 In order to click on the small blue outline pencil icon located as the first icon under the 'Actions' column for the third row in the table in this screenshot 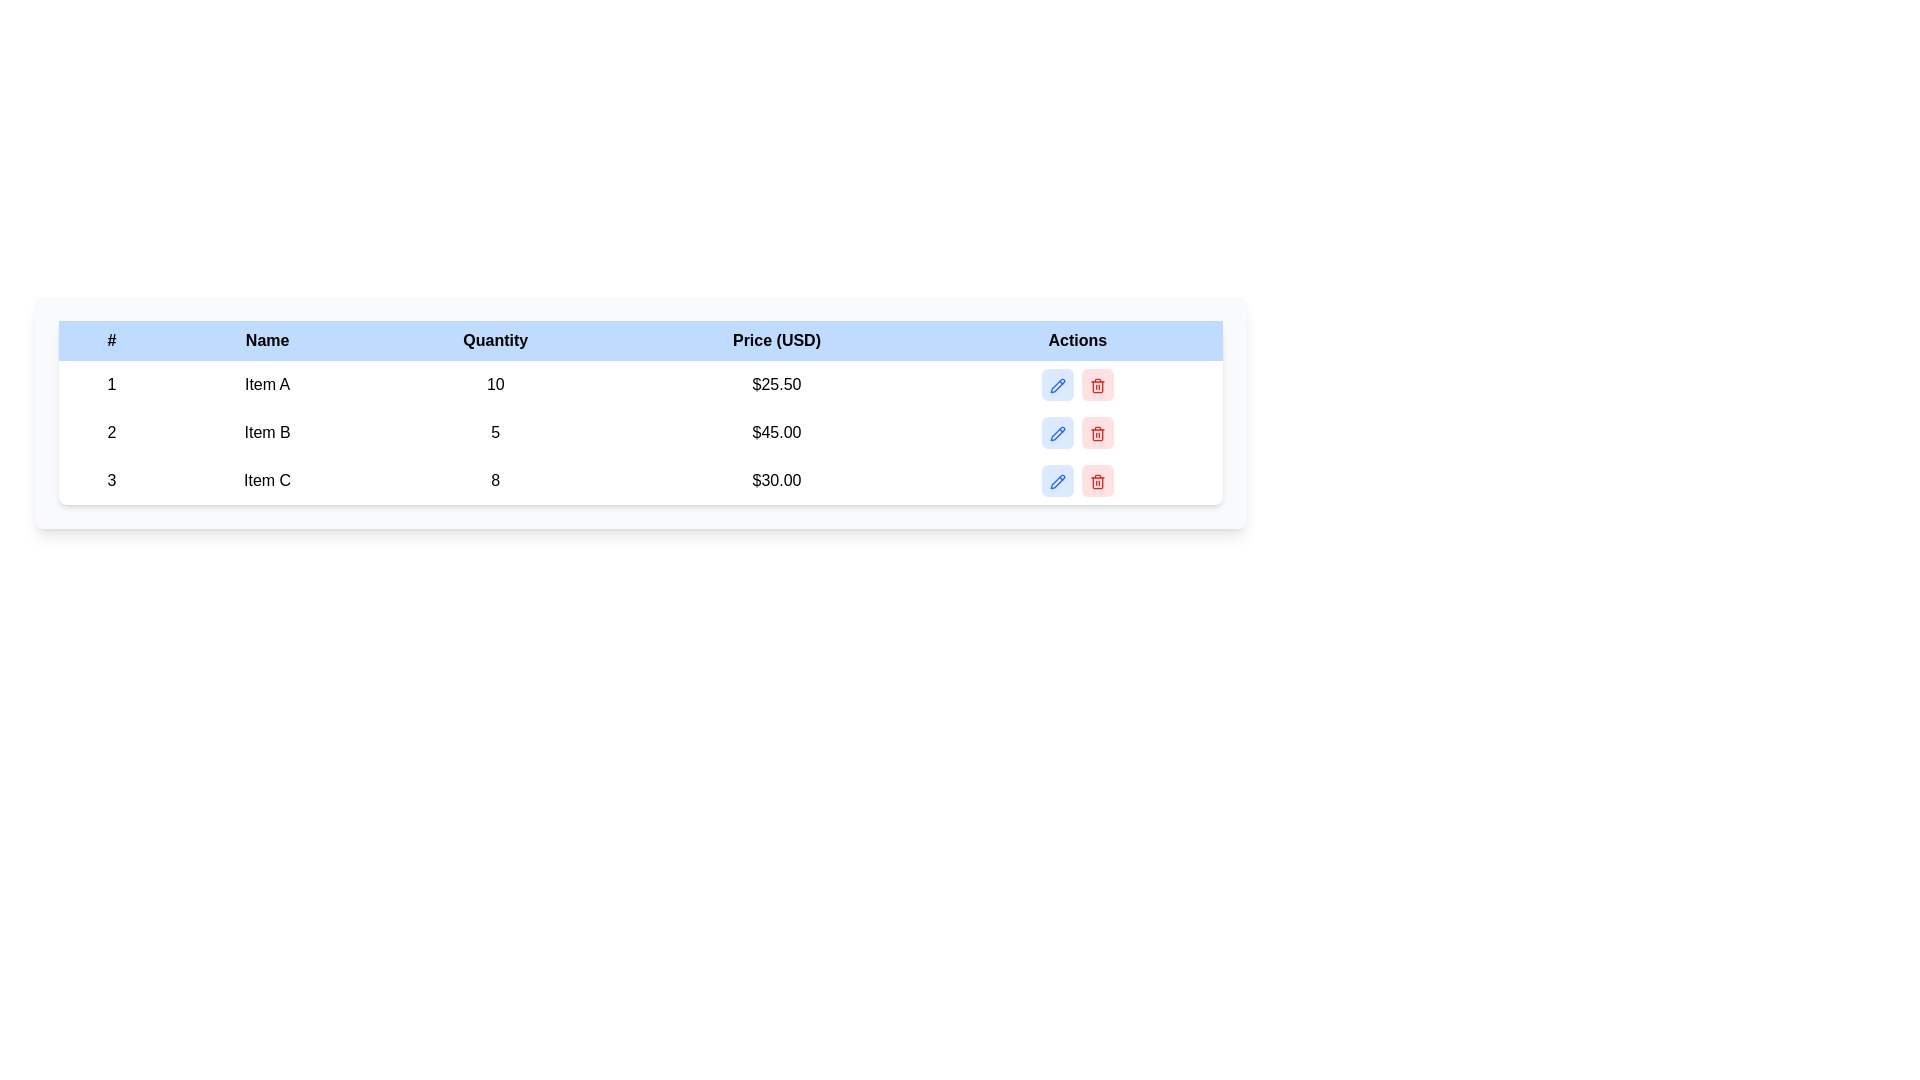, I will do `click(1056, 481)`.